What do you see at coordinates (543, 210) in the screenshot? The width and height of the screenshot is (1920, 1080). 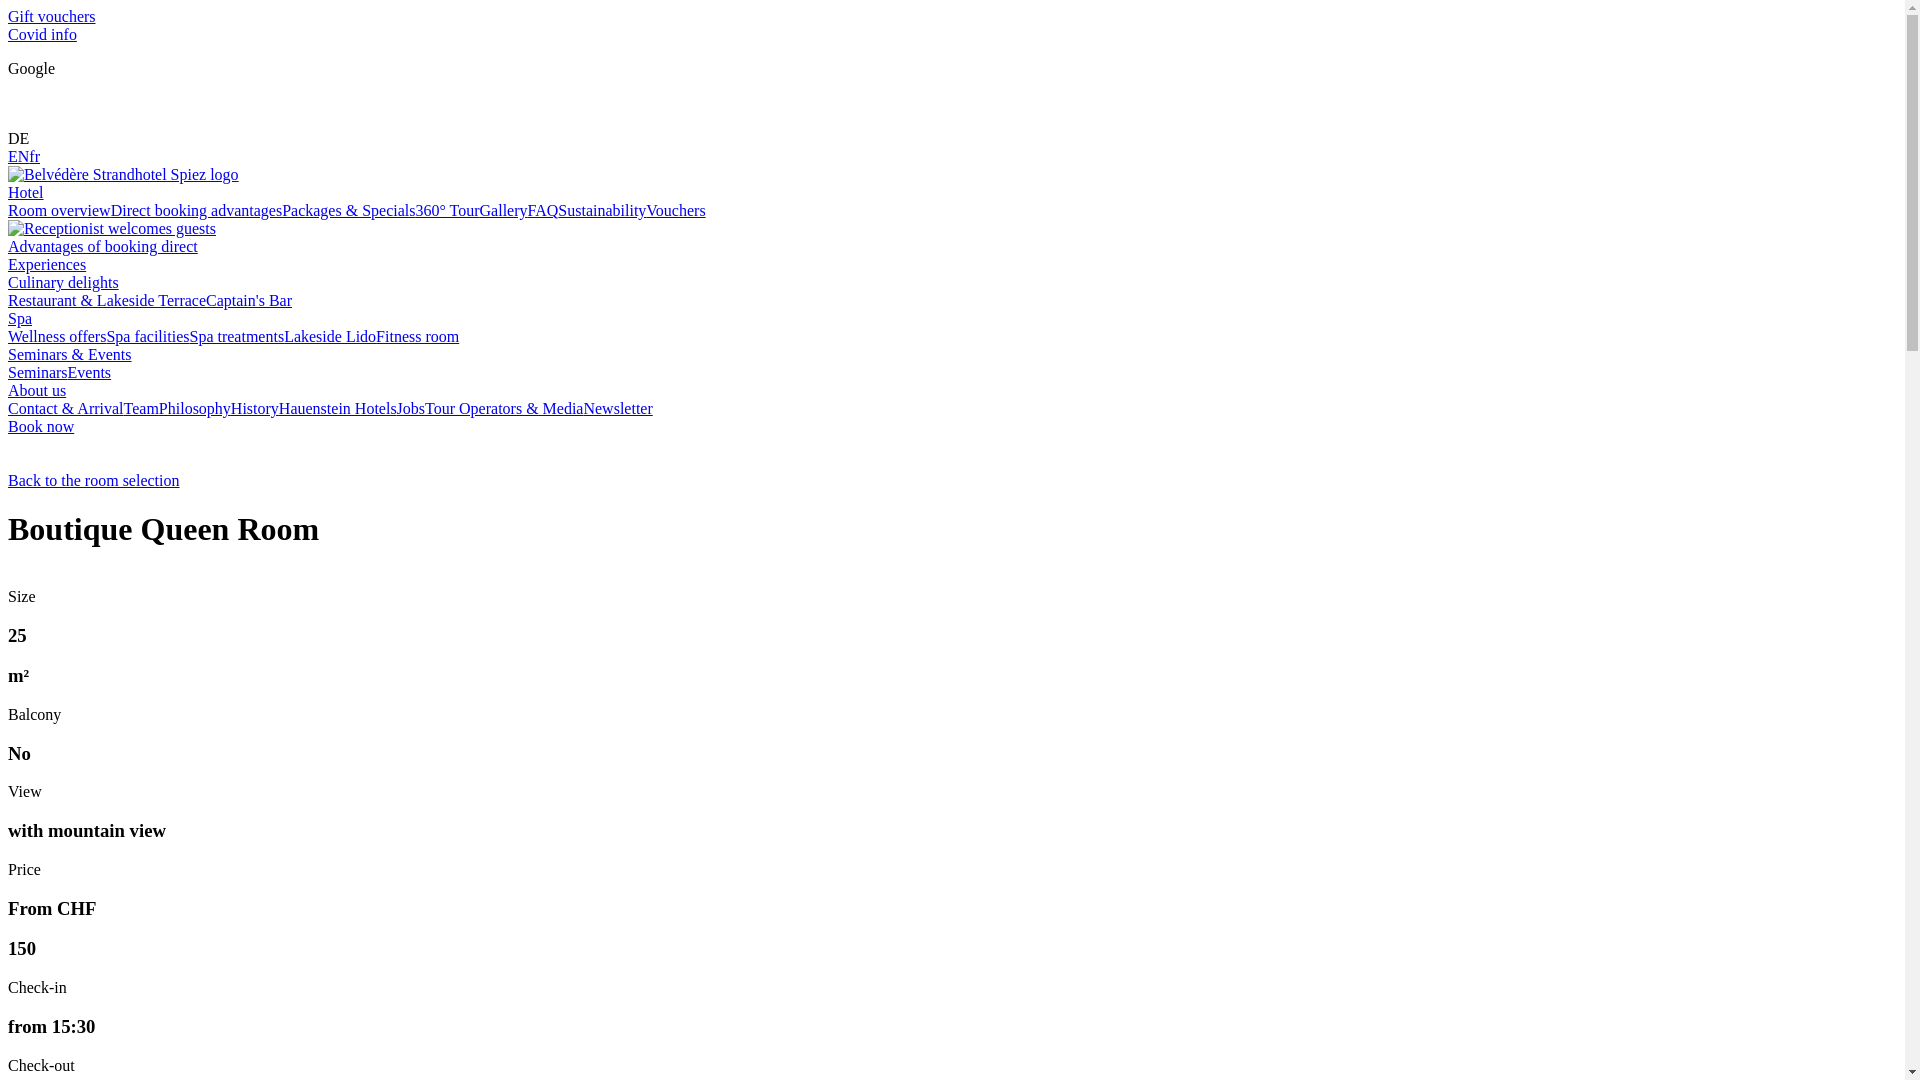 I see `'FAQ'` at bounding box center [543, 210].